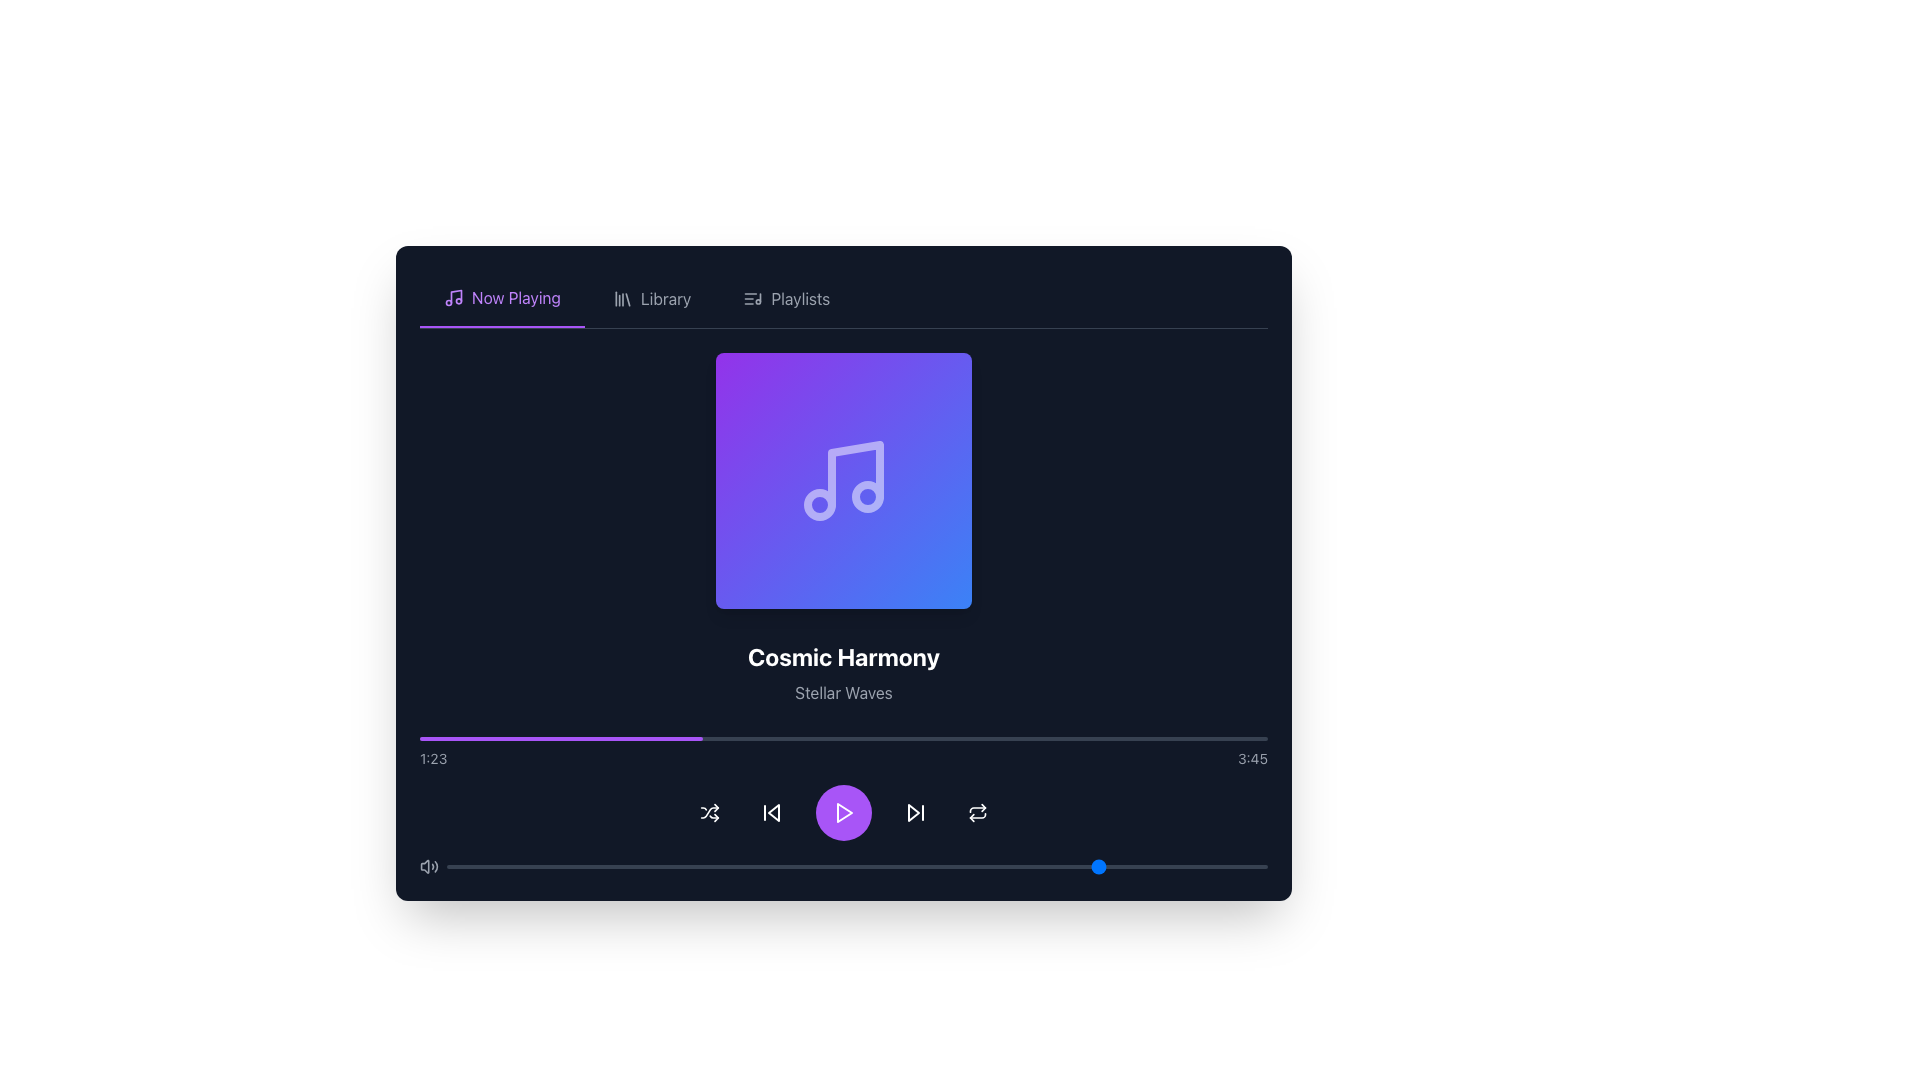 The width and height of the screenshot is (1920, 1080). Describe the element at coordinates (844, 481) in the screenshot. I see `the central visual component of the media player, which features a gradient-filled square with a white musical note icon` at that location.